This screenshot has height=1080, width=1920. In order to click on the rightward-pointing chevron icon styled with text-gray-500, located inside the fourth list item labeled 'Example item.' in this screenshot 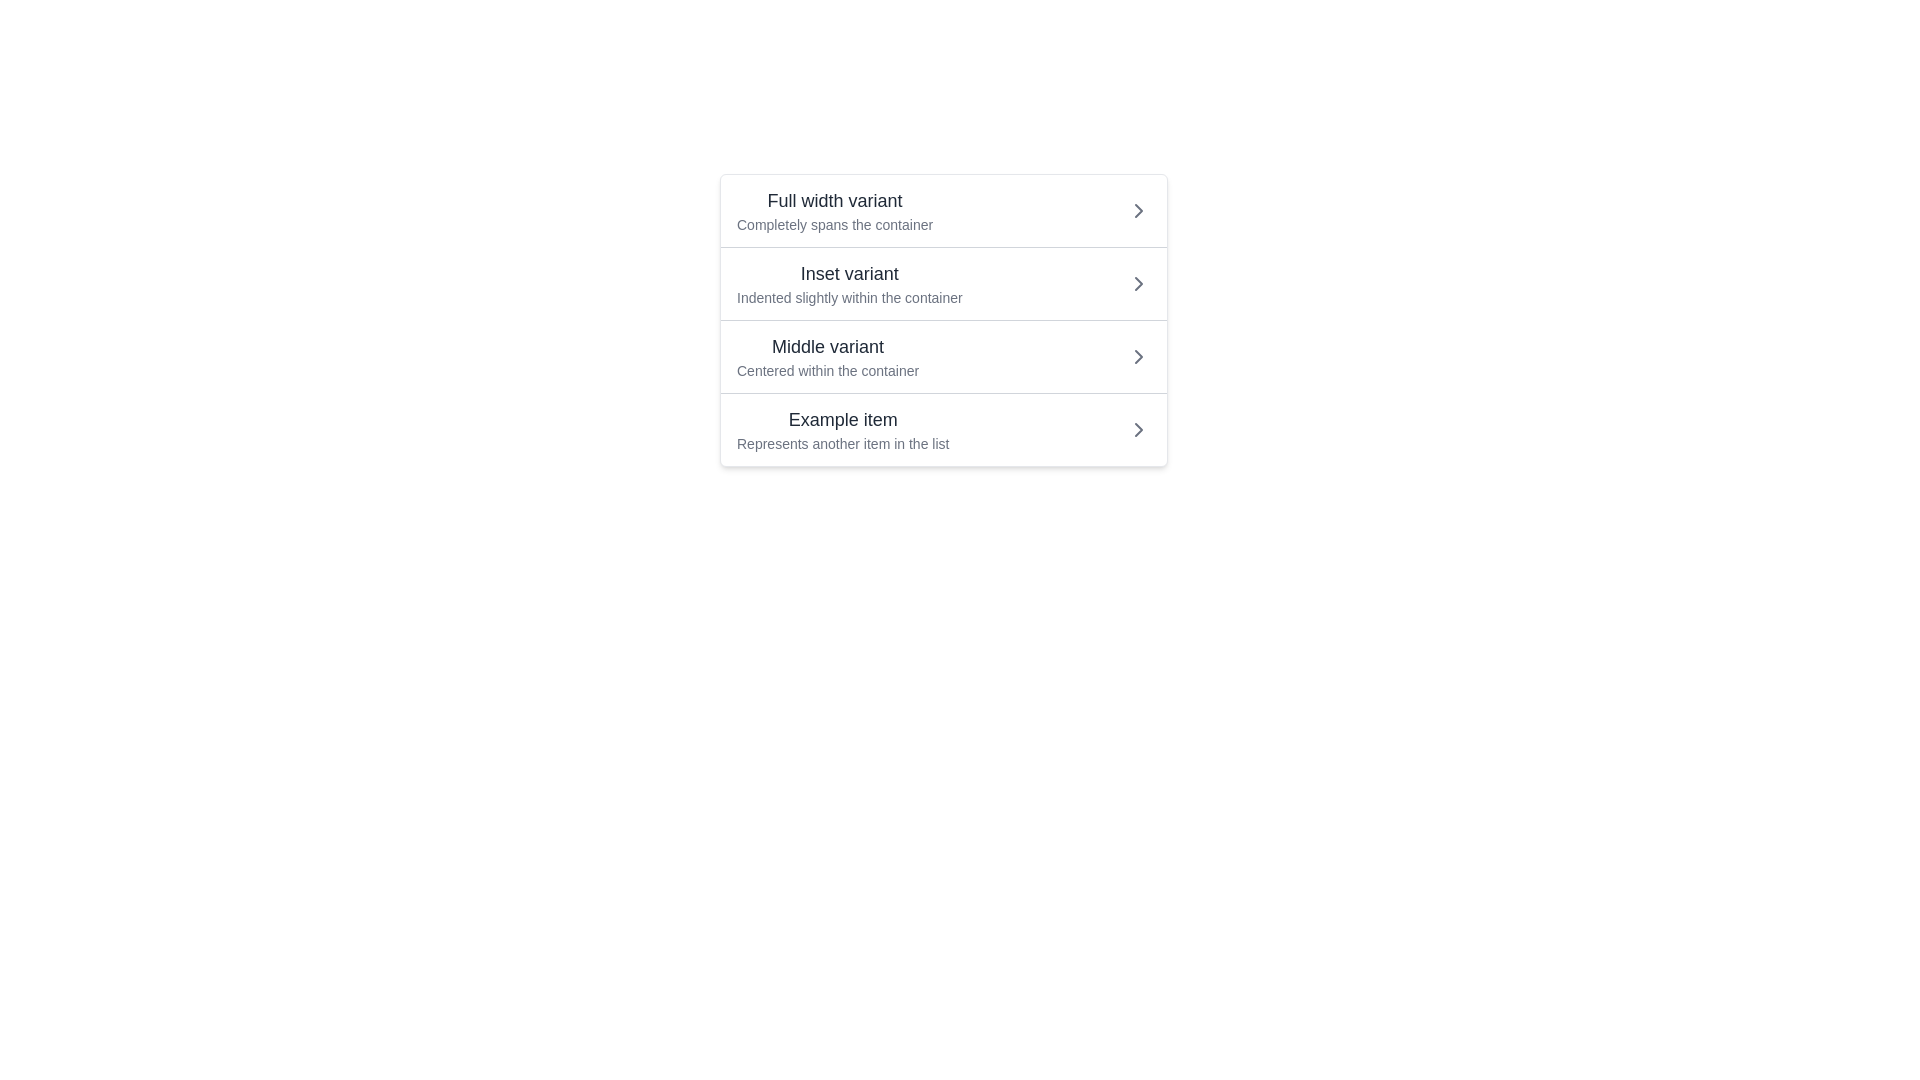, I will do `click(1138, 428)`.